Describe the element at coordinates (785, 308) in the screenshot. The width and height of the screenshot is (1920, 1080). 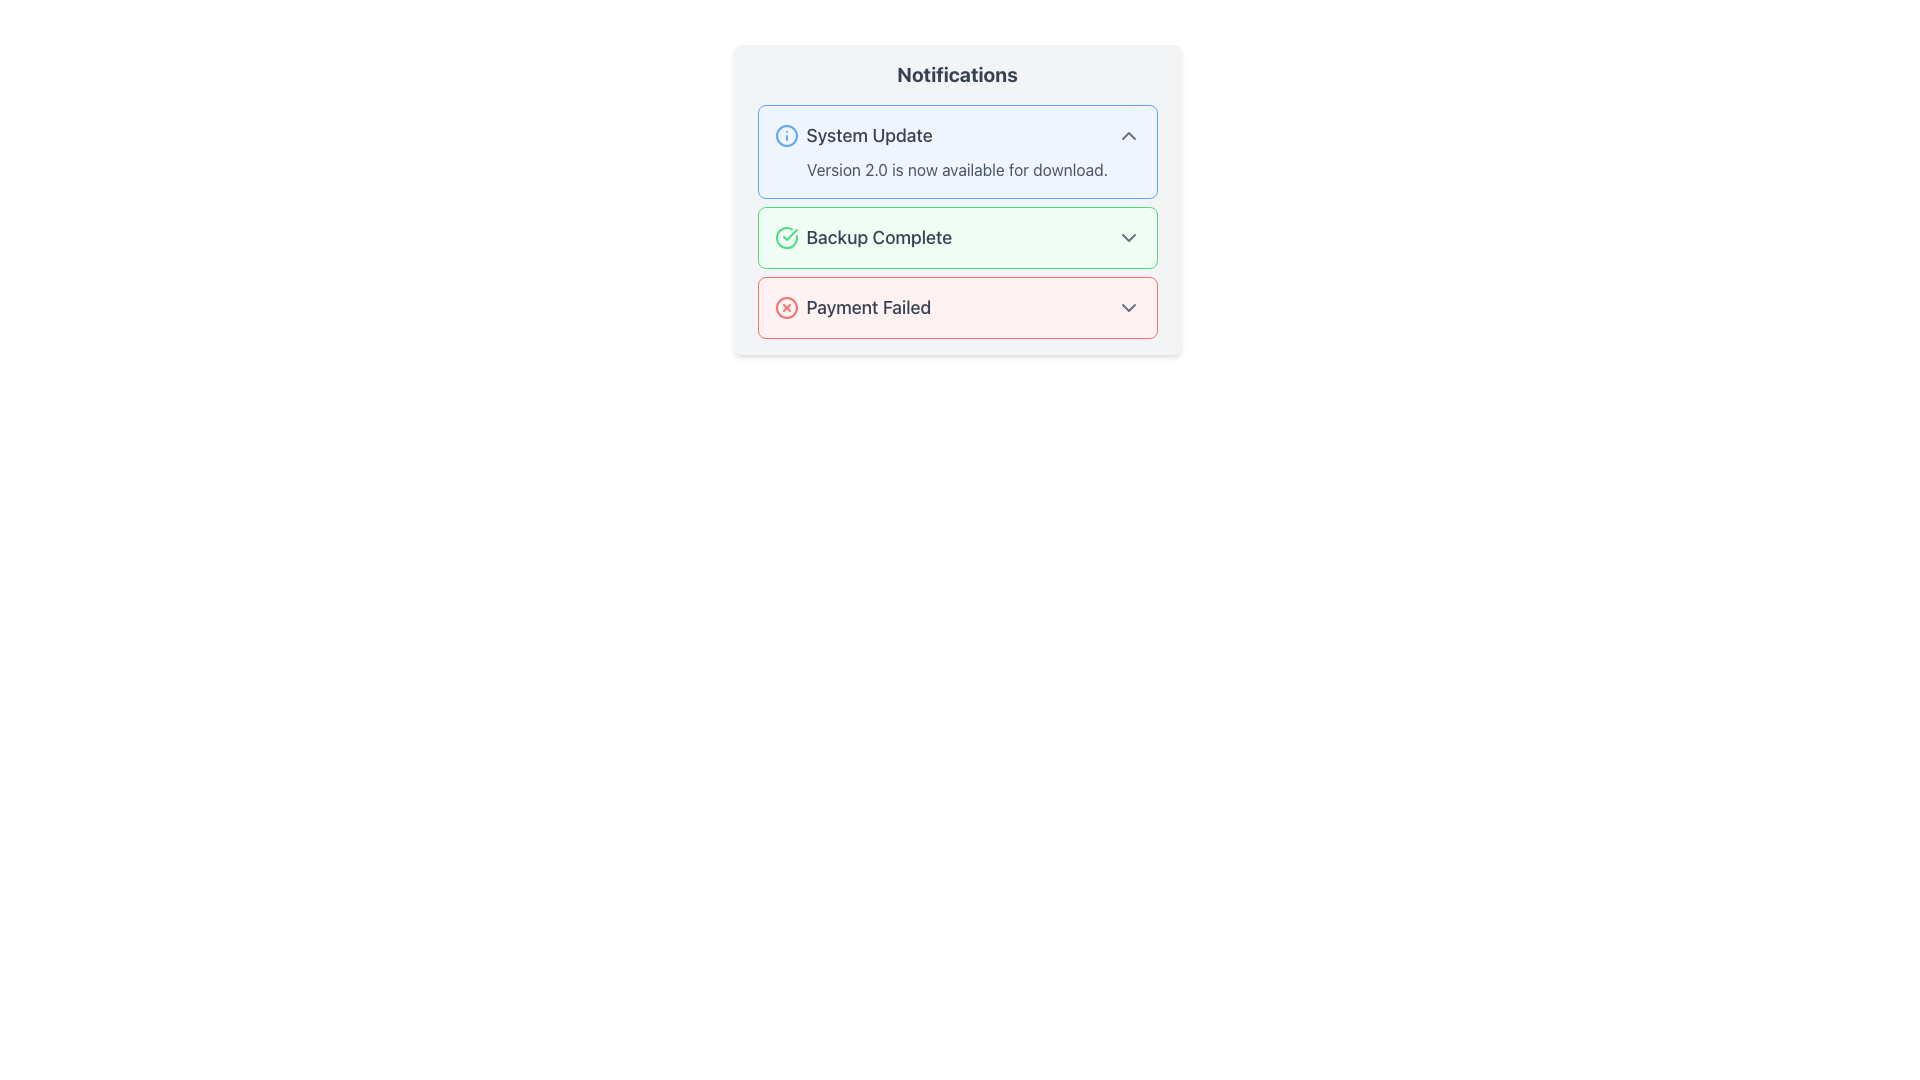
I see `the circular icon with a red border and white fill, located to the left of the 'Payment Failed' text within the notification card` at that location.